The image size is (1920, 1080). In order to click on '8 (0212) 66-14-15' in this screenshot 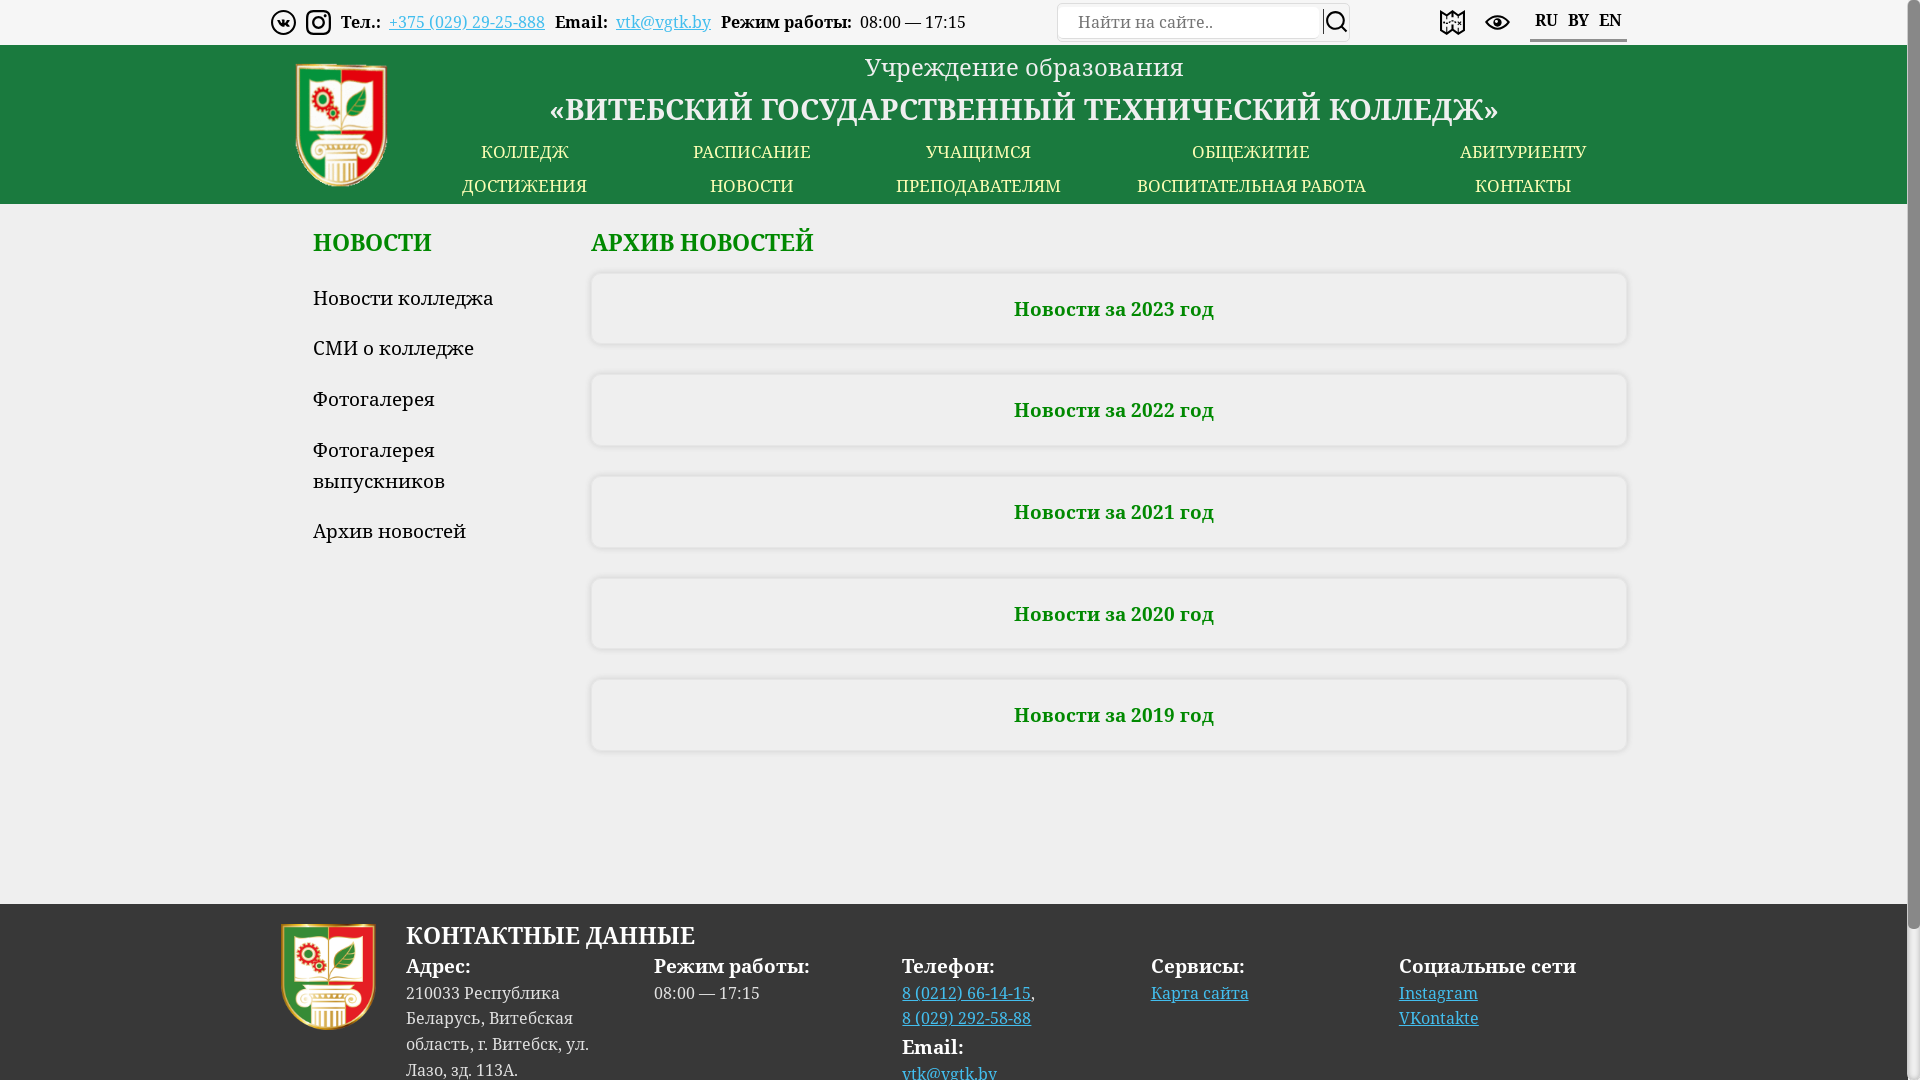, I will do `click(901, 992)`.